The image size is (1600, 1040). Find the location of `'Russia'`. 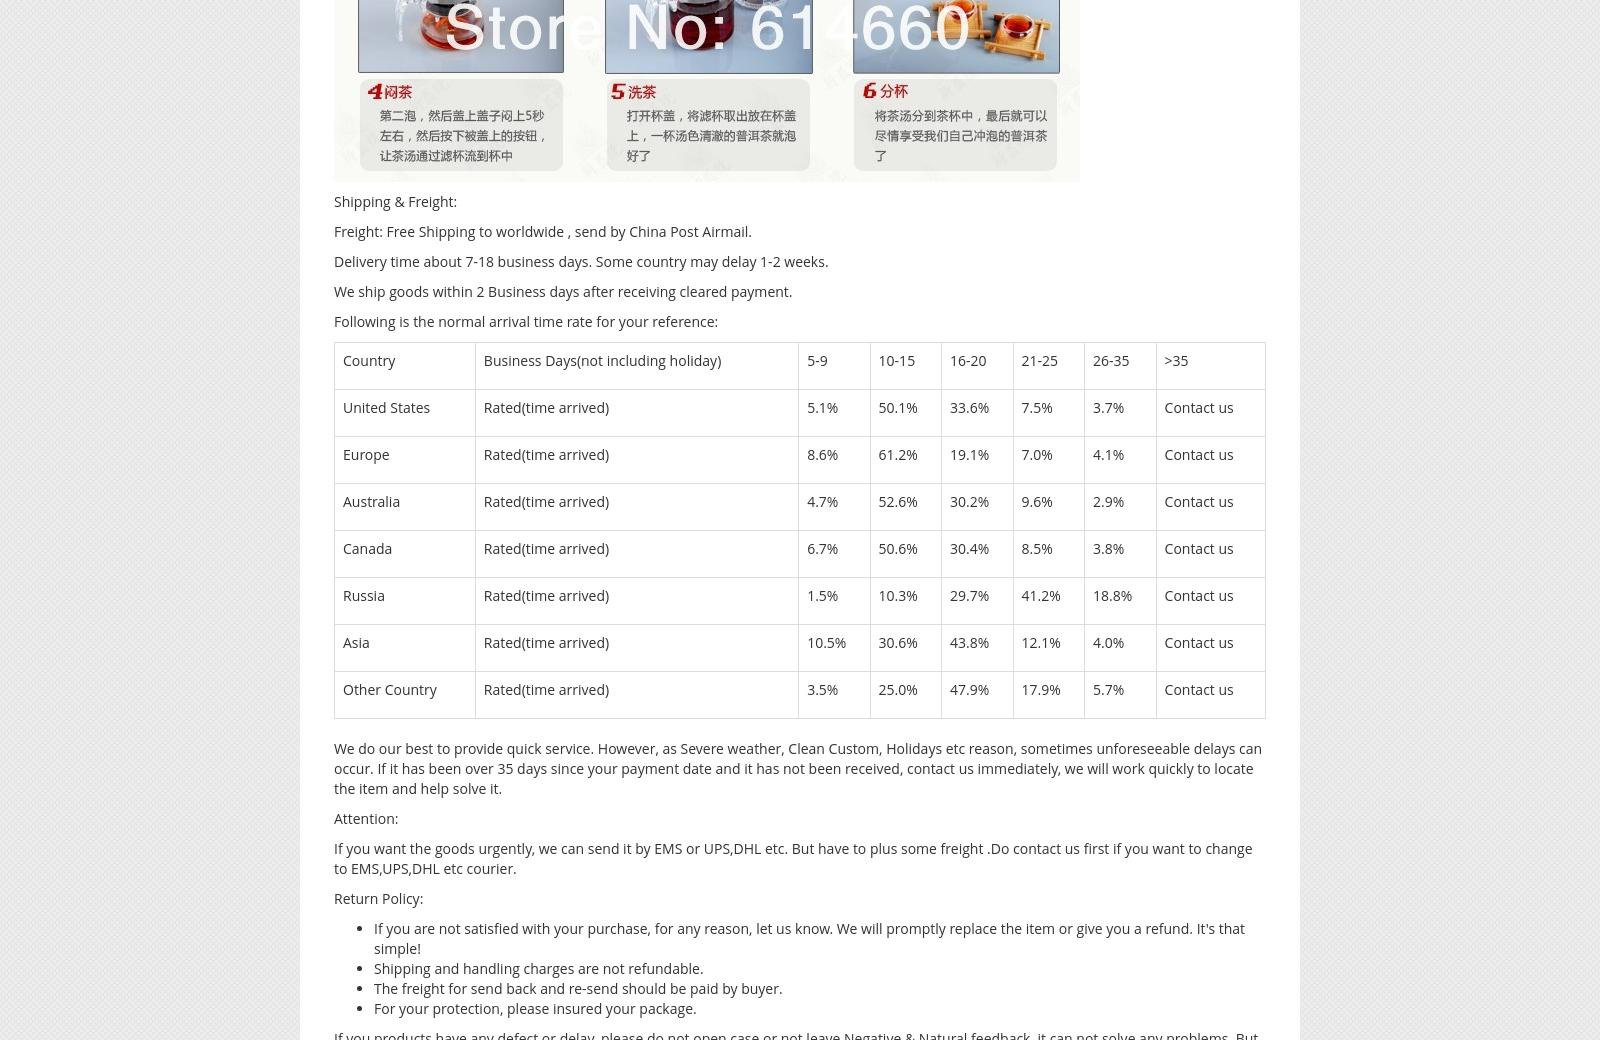

'Russia' is located at coordinates (343, 593).